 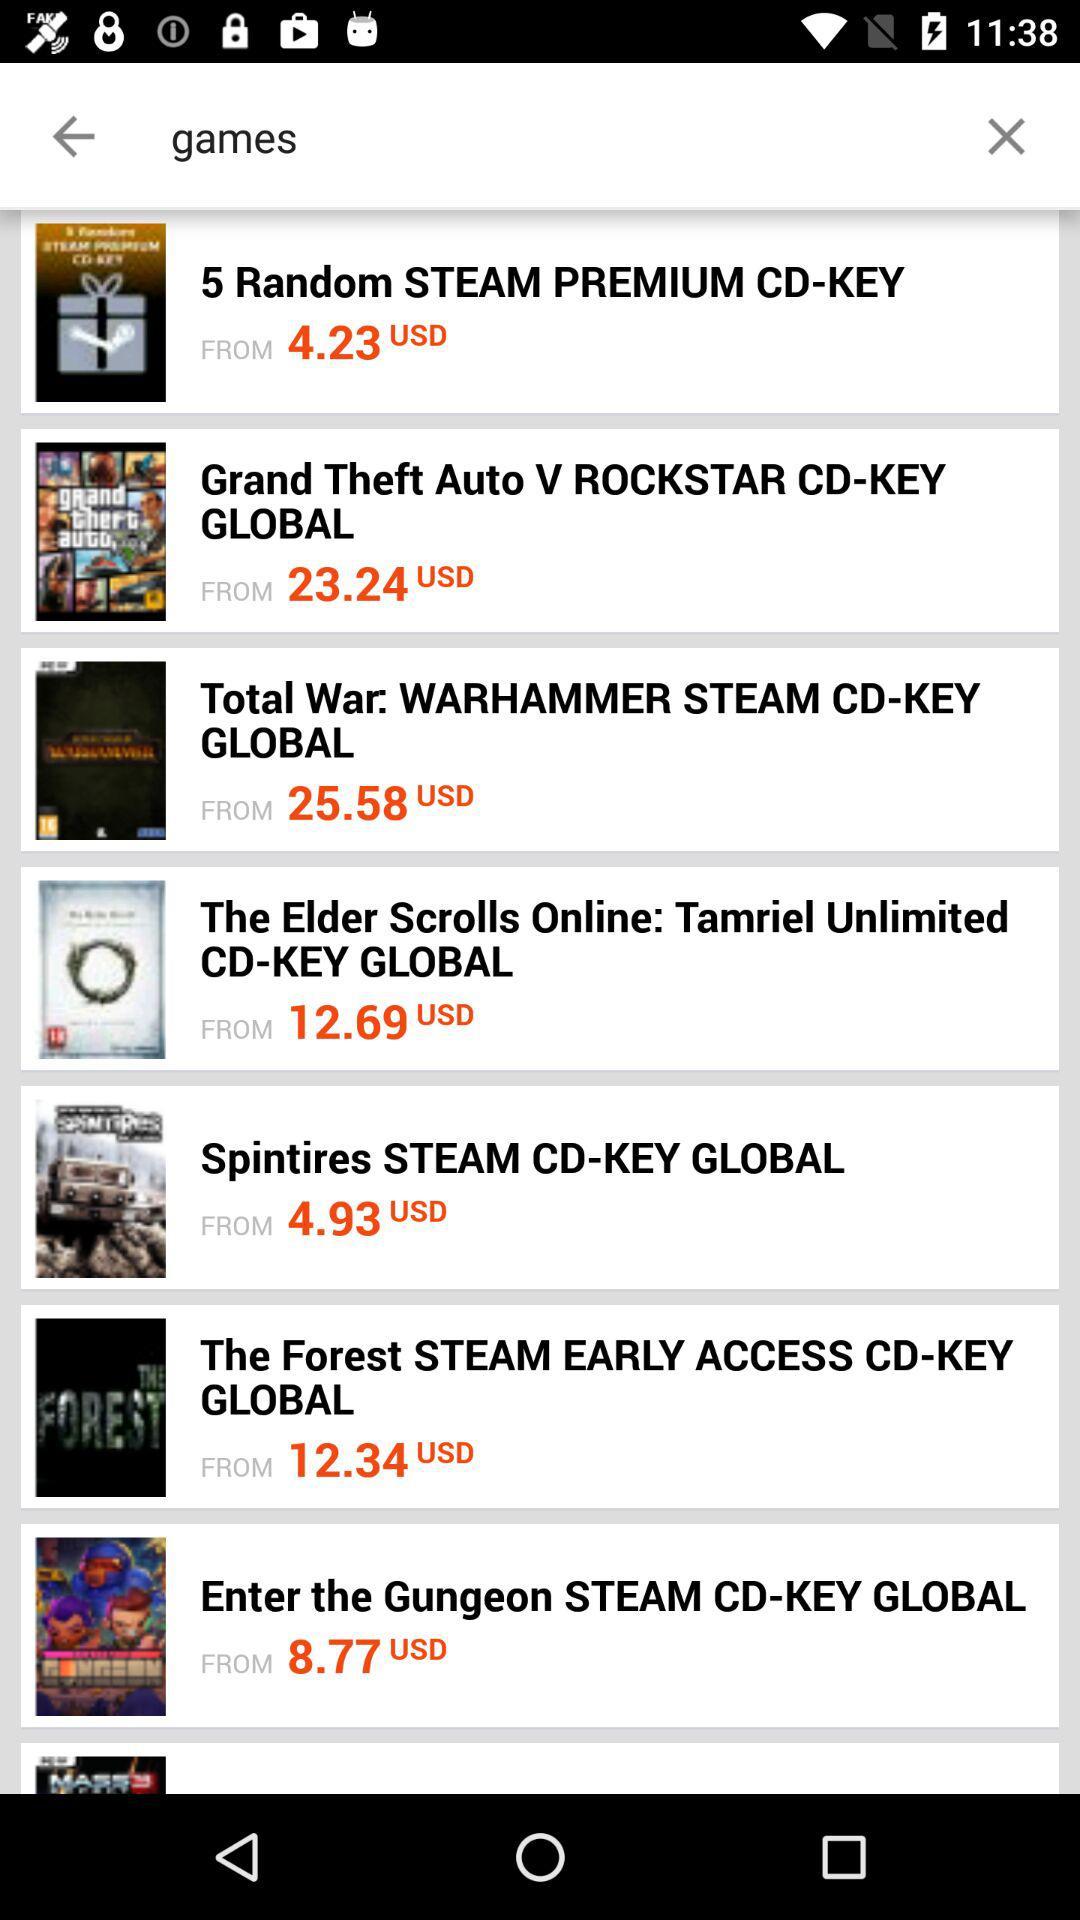 What do you see at coordinates (72, 135) in the screenshot?
I see `the arrow_backward icon` at bounding box center [72, 135].